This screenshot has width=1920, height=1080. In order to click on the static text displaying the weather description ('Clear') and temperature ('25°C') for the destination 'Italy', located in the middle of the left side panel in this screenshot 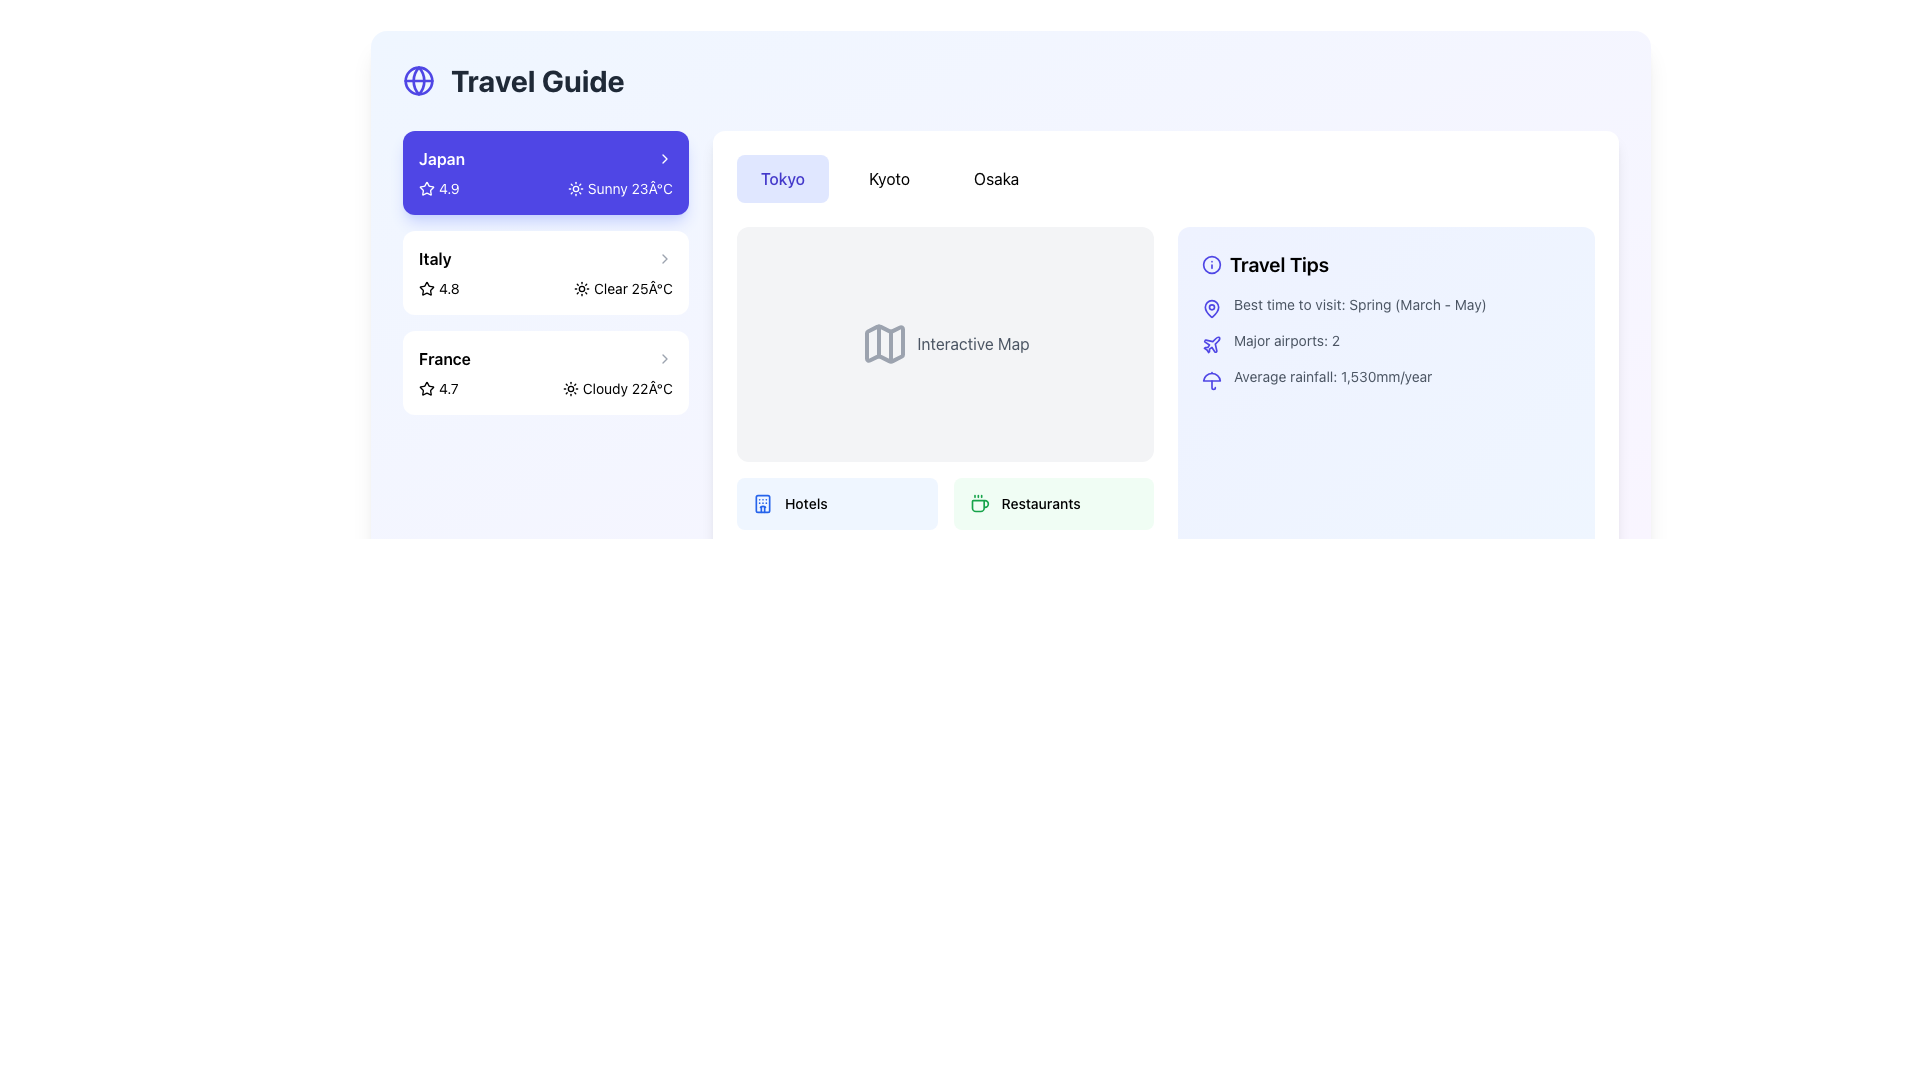, I will do `click(632, 289)`.